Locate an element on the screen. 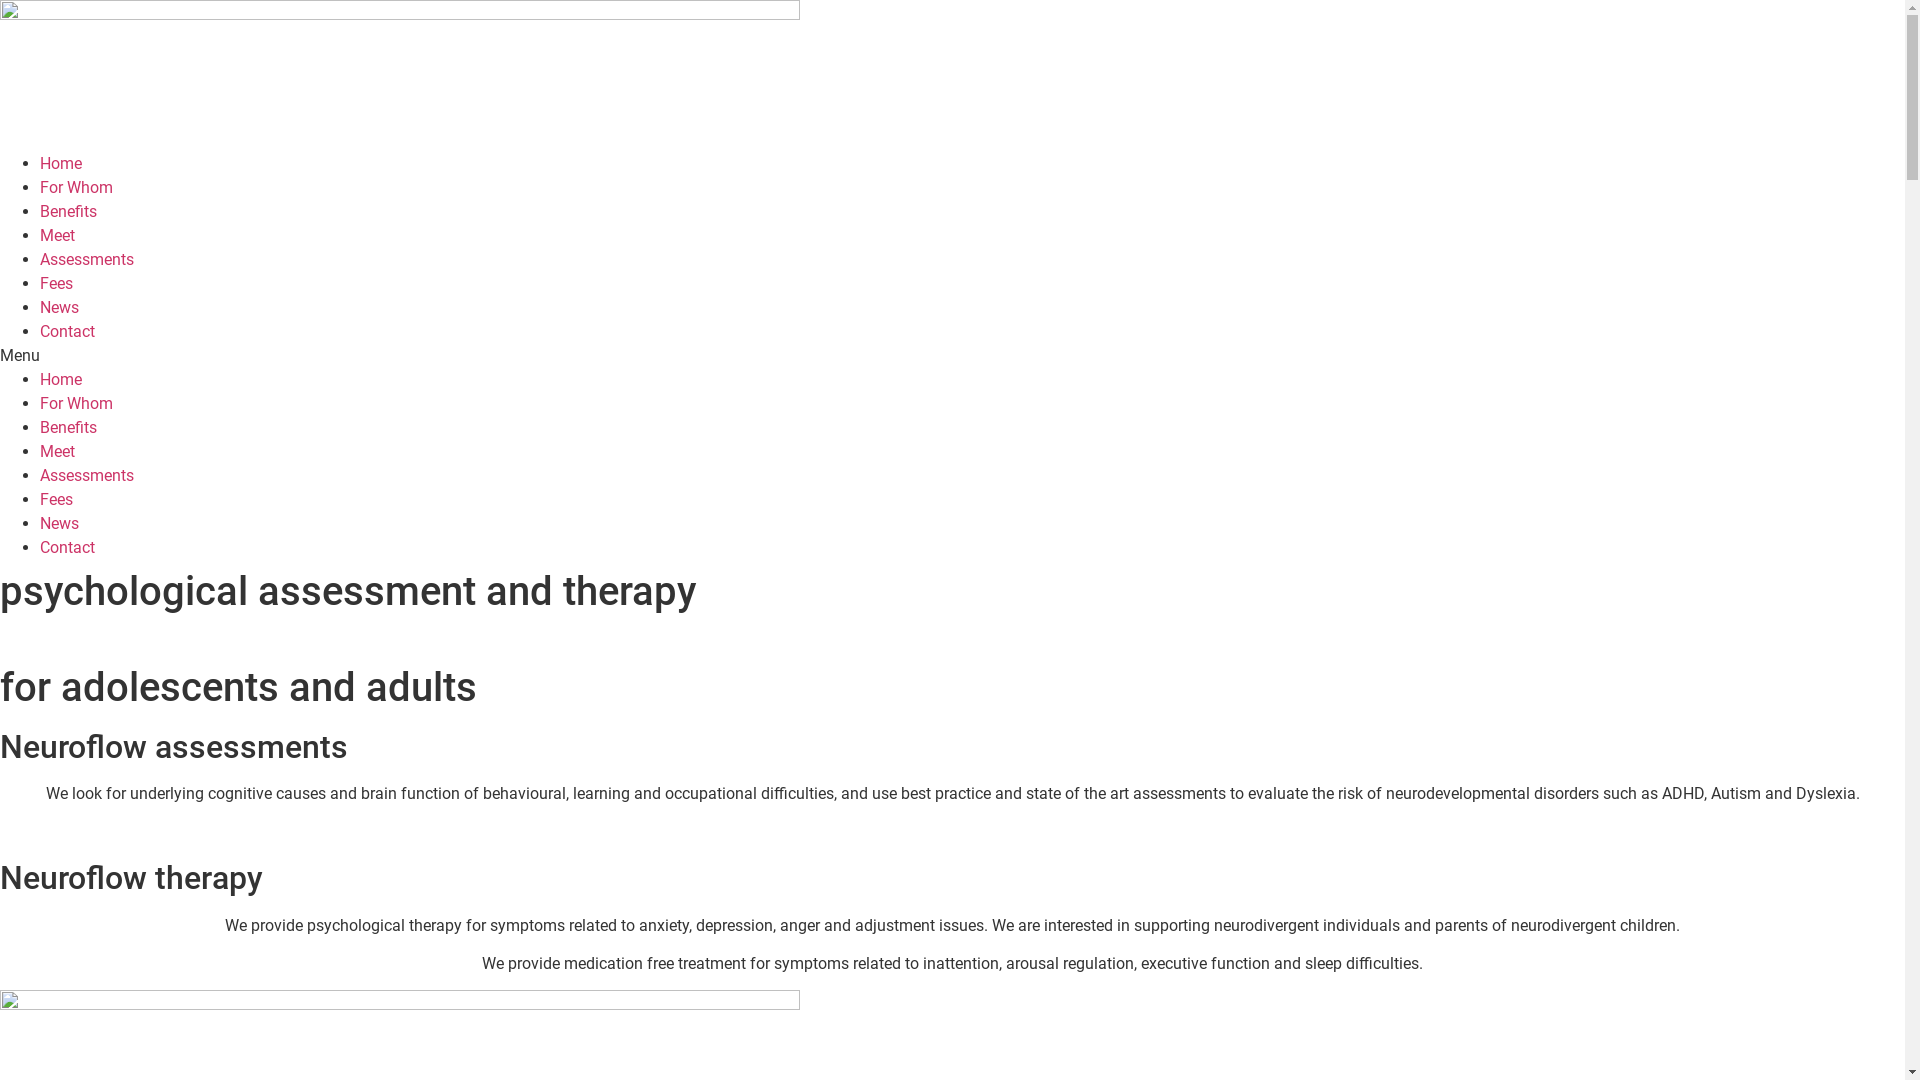 This screenshot has height=1080, width=1920. 'Home' is located at coordinates (61, 379).